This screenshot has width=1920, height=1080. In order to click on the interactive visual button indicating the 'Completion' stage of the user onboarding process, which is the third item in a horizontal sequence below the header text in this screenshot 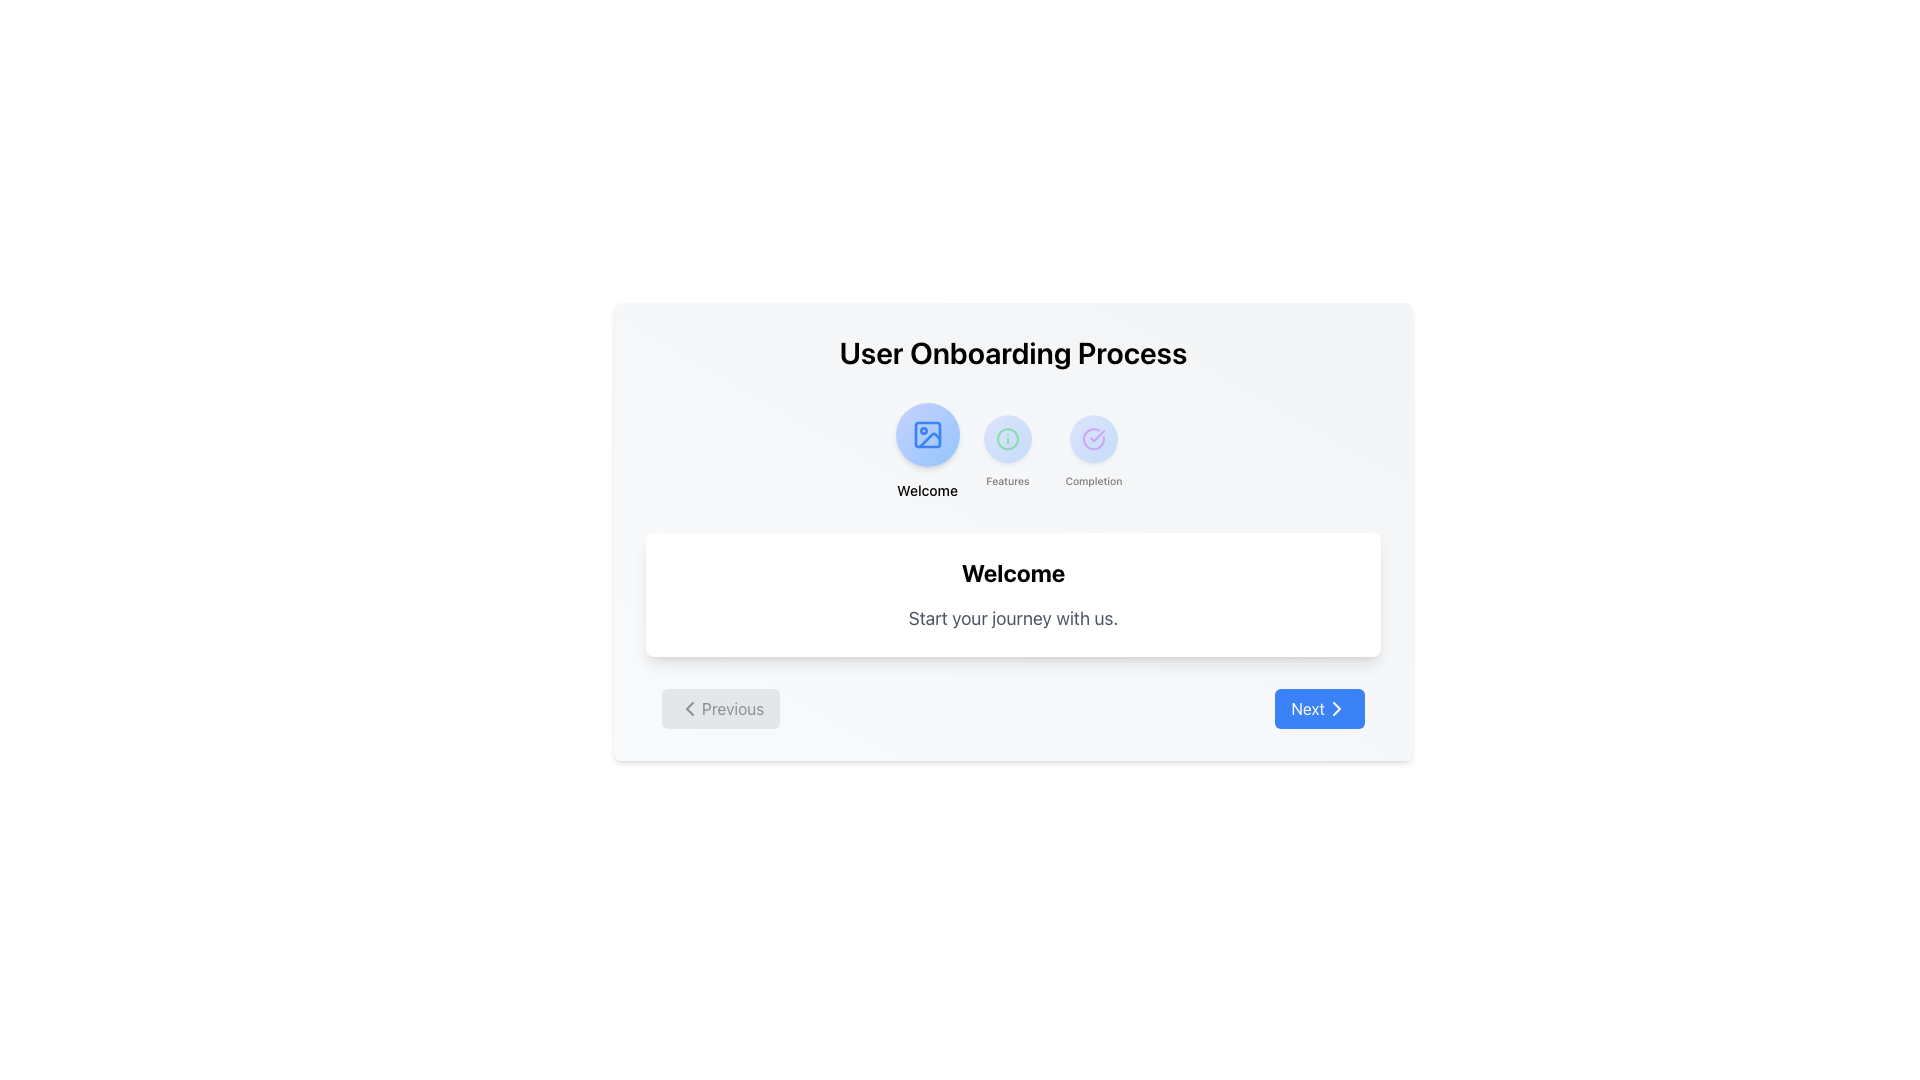, I will do `click(1092, 451)`.